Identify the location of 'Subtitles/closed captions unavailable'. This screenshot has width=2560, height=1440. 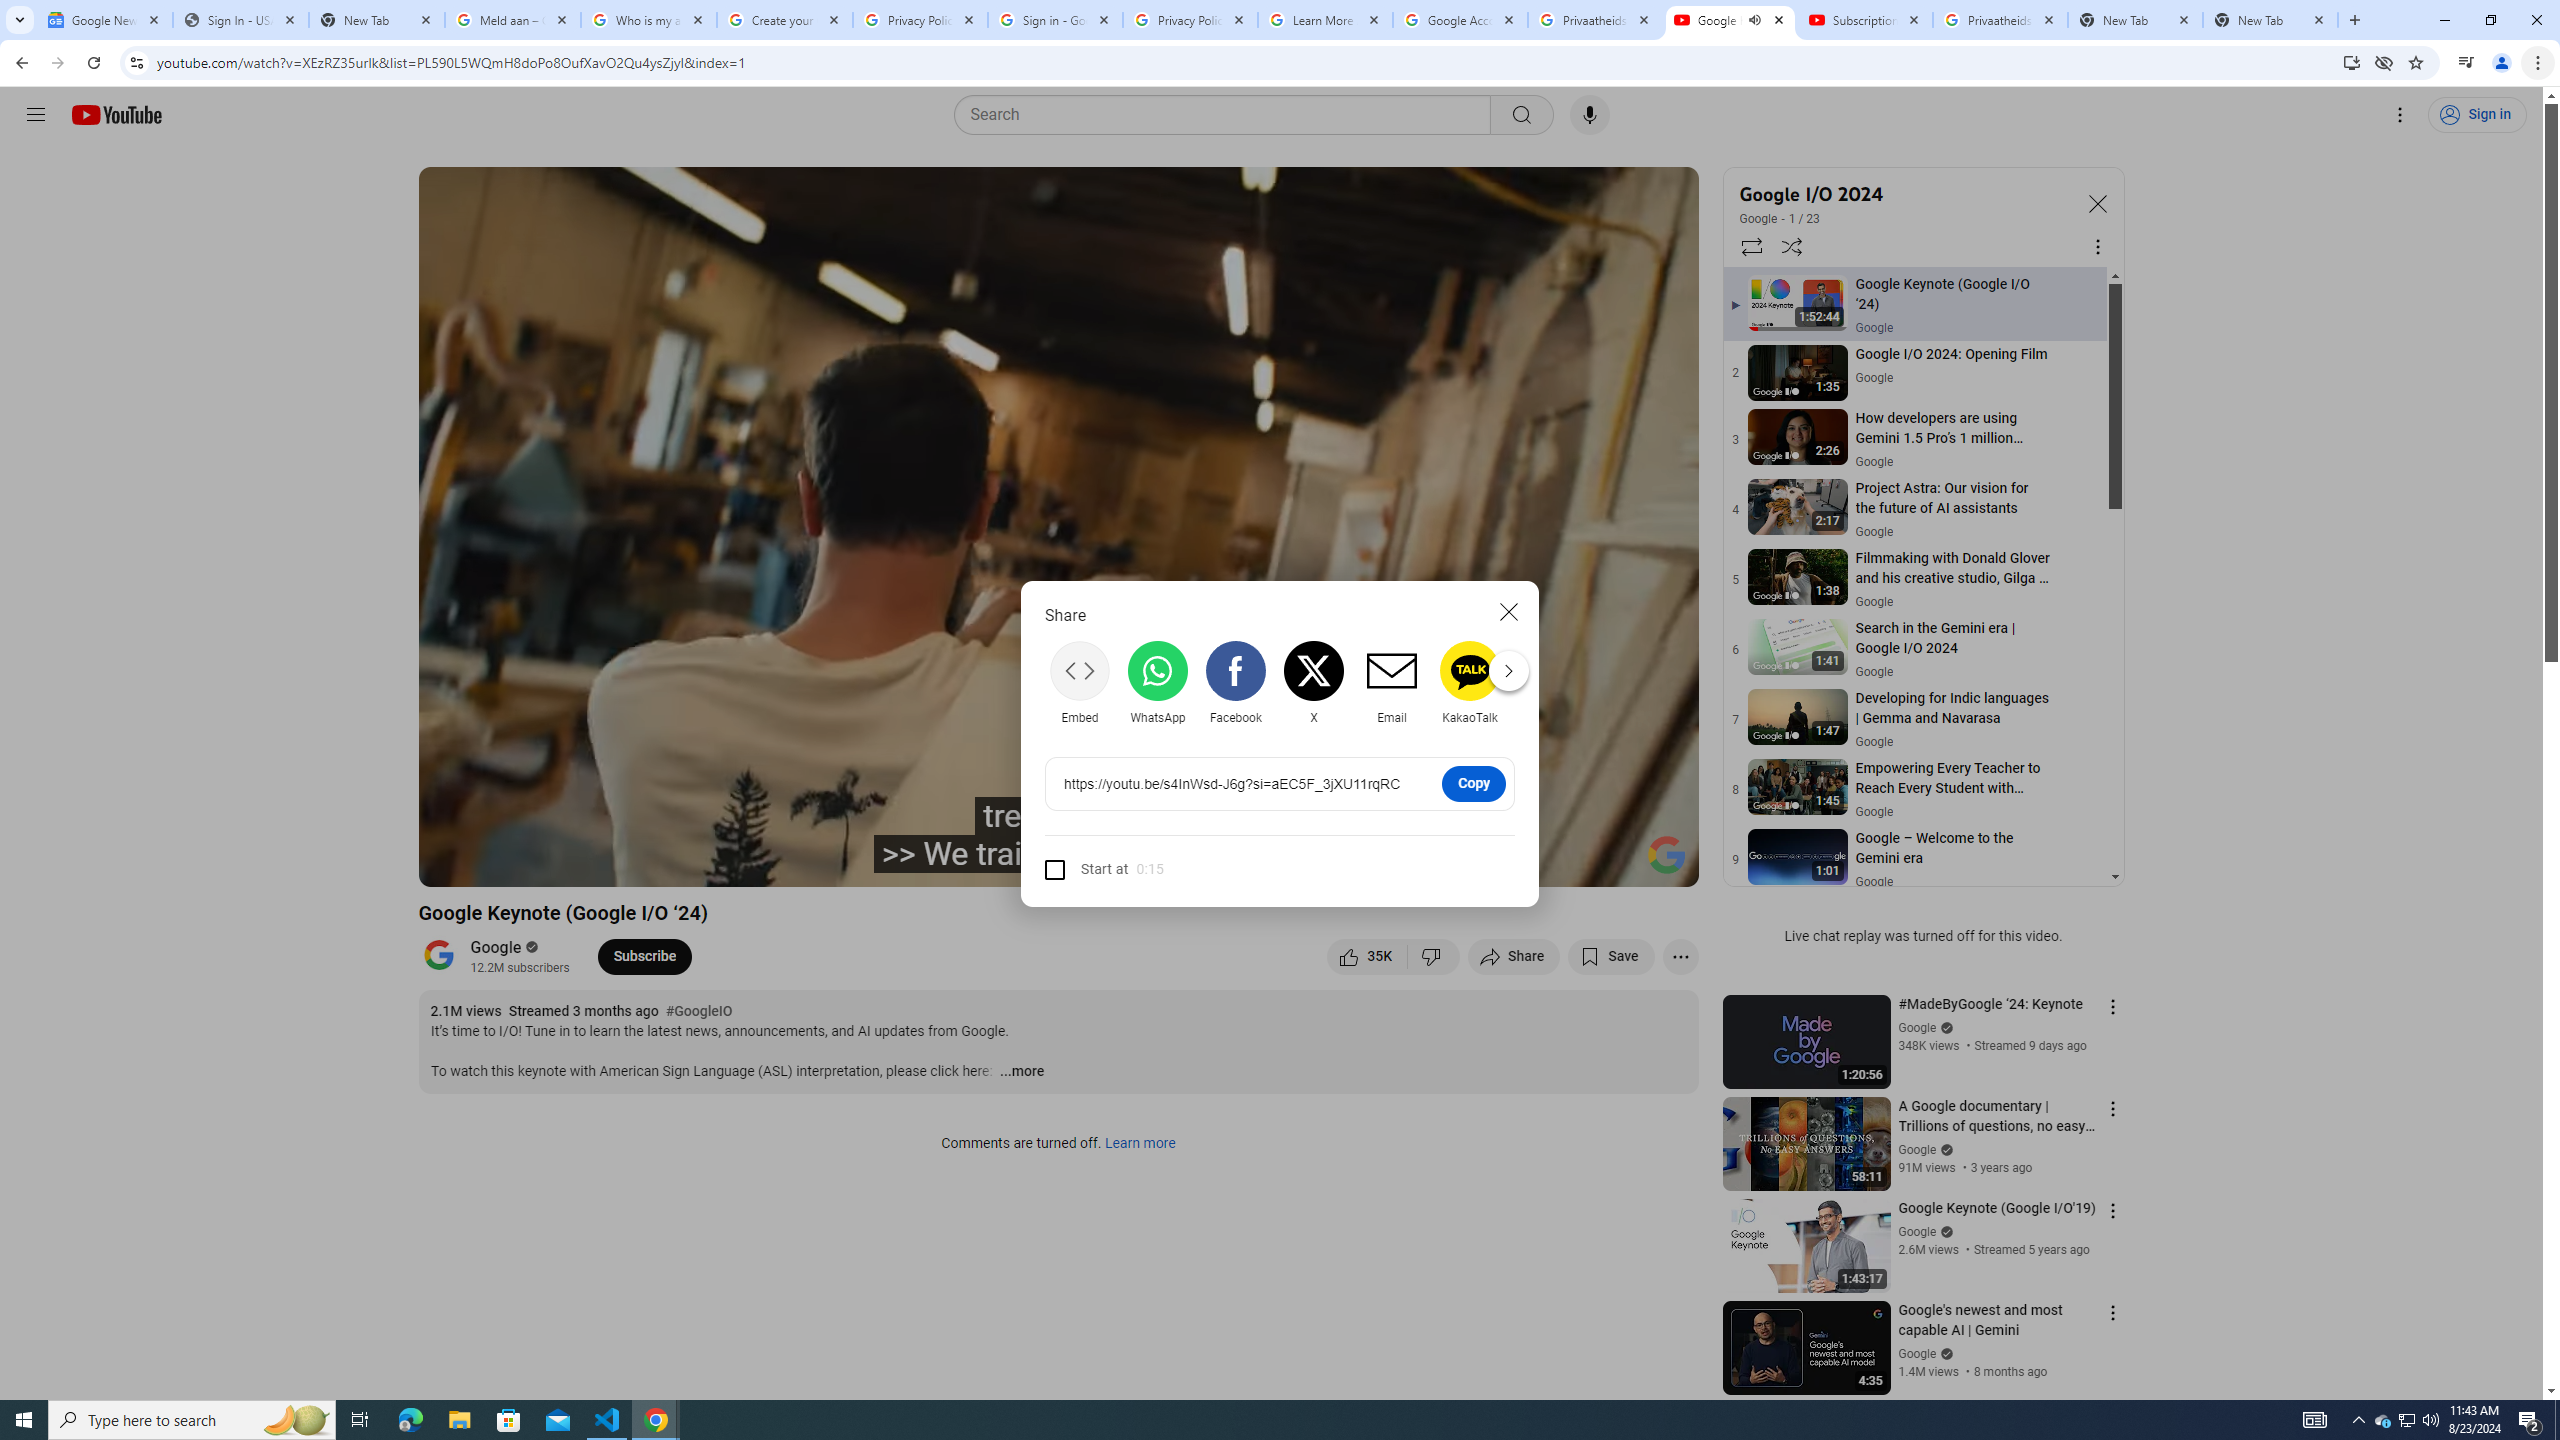
(1469, 862).